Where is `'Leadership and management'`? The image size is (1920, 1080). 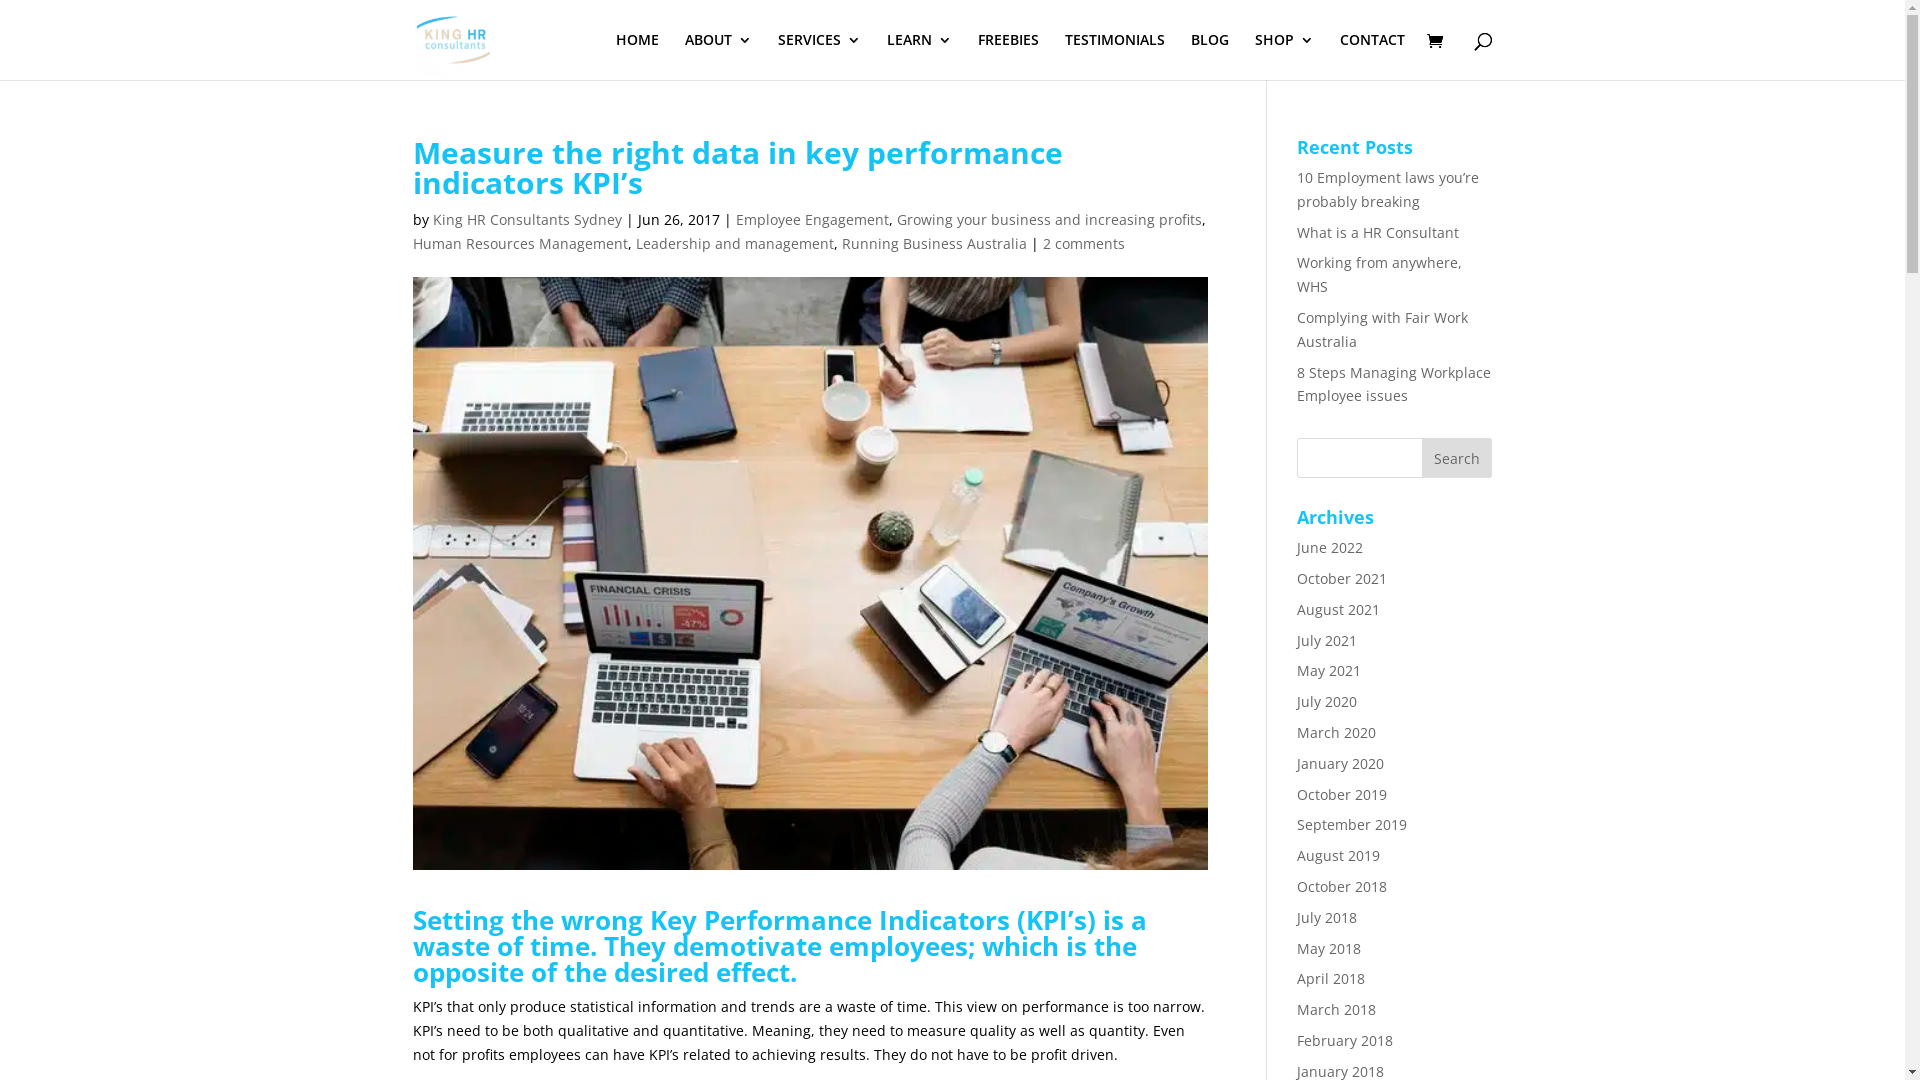
'Leadership and management' is located at coordinates (733, 242).